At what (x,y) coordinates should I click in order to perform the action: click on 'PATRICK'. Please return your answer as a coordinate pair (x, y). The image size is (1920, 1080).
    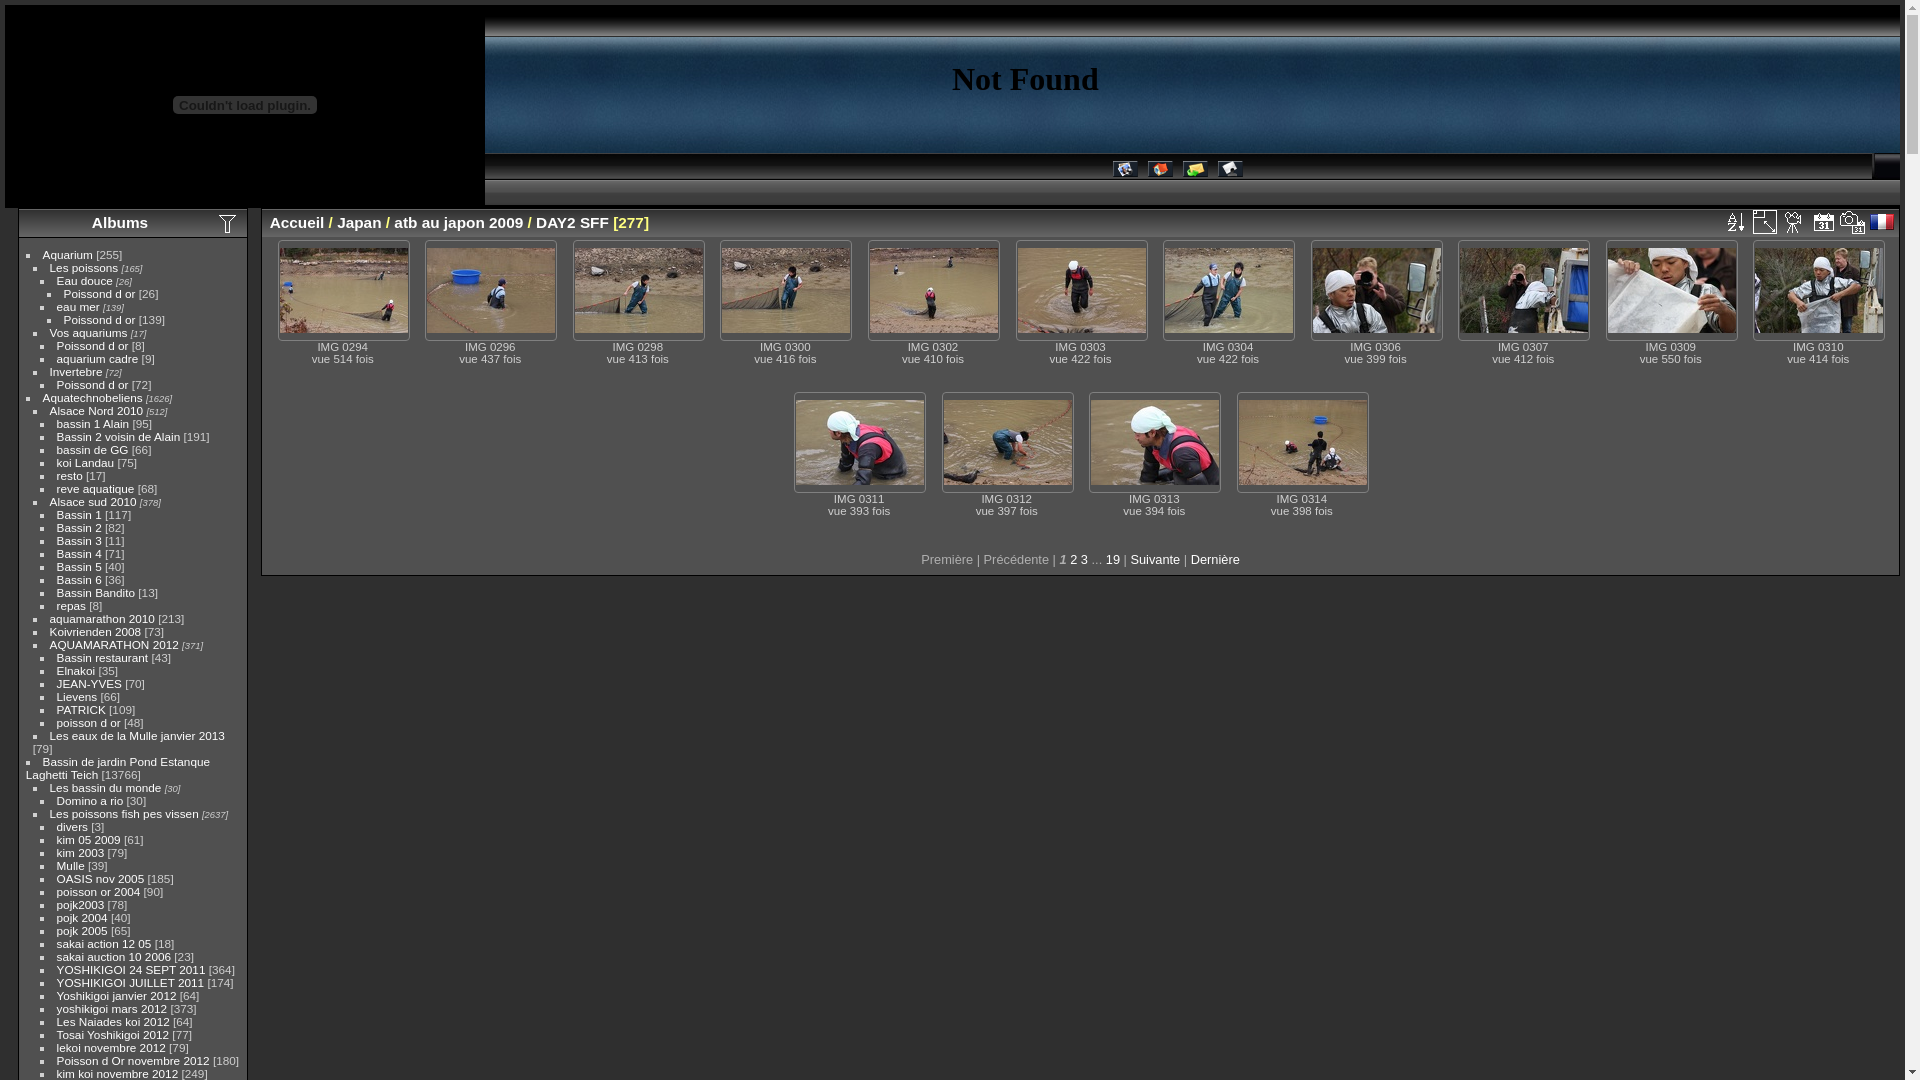
    Looking at the image, I should click on (80, 708).